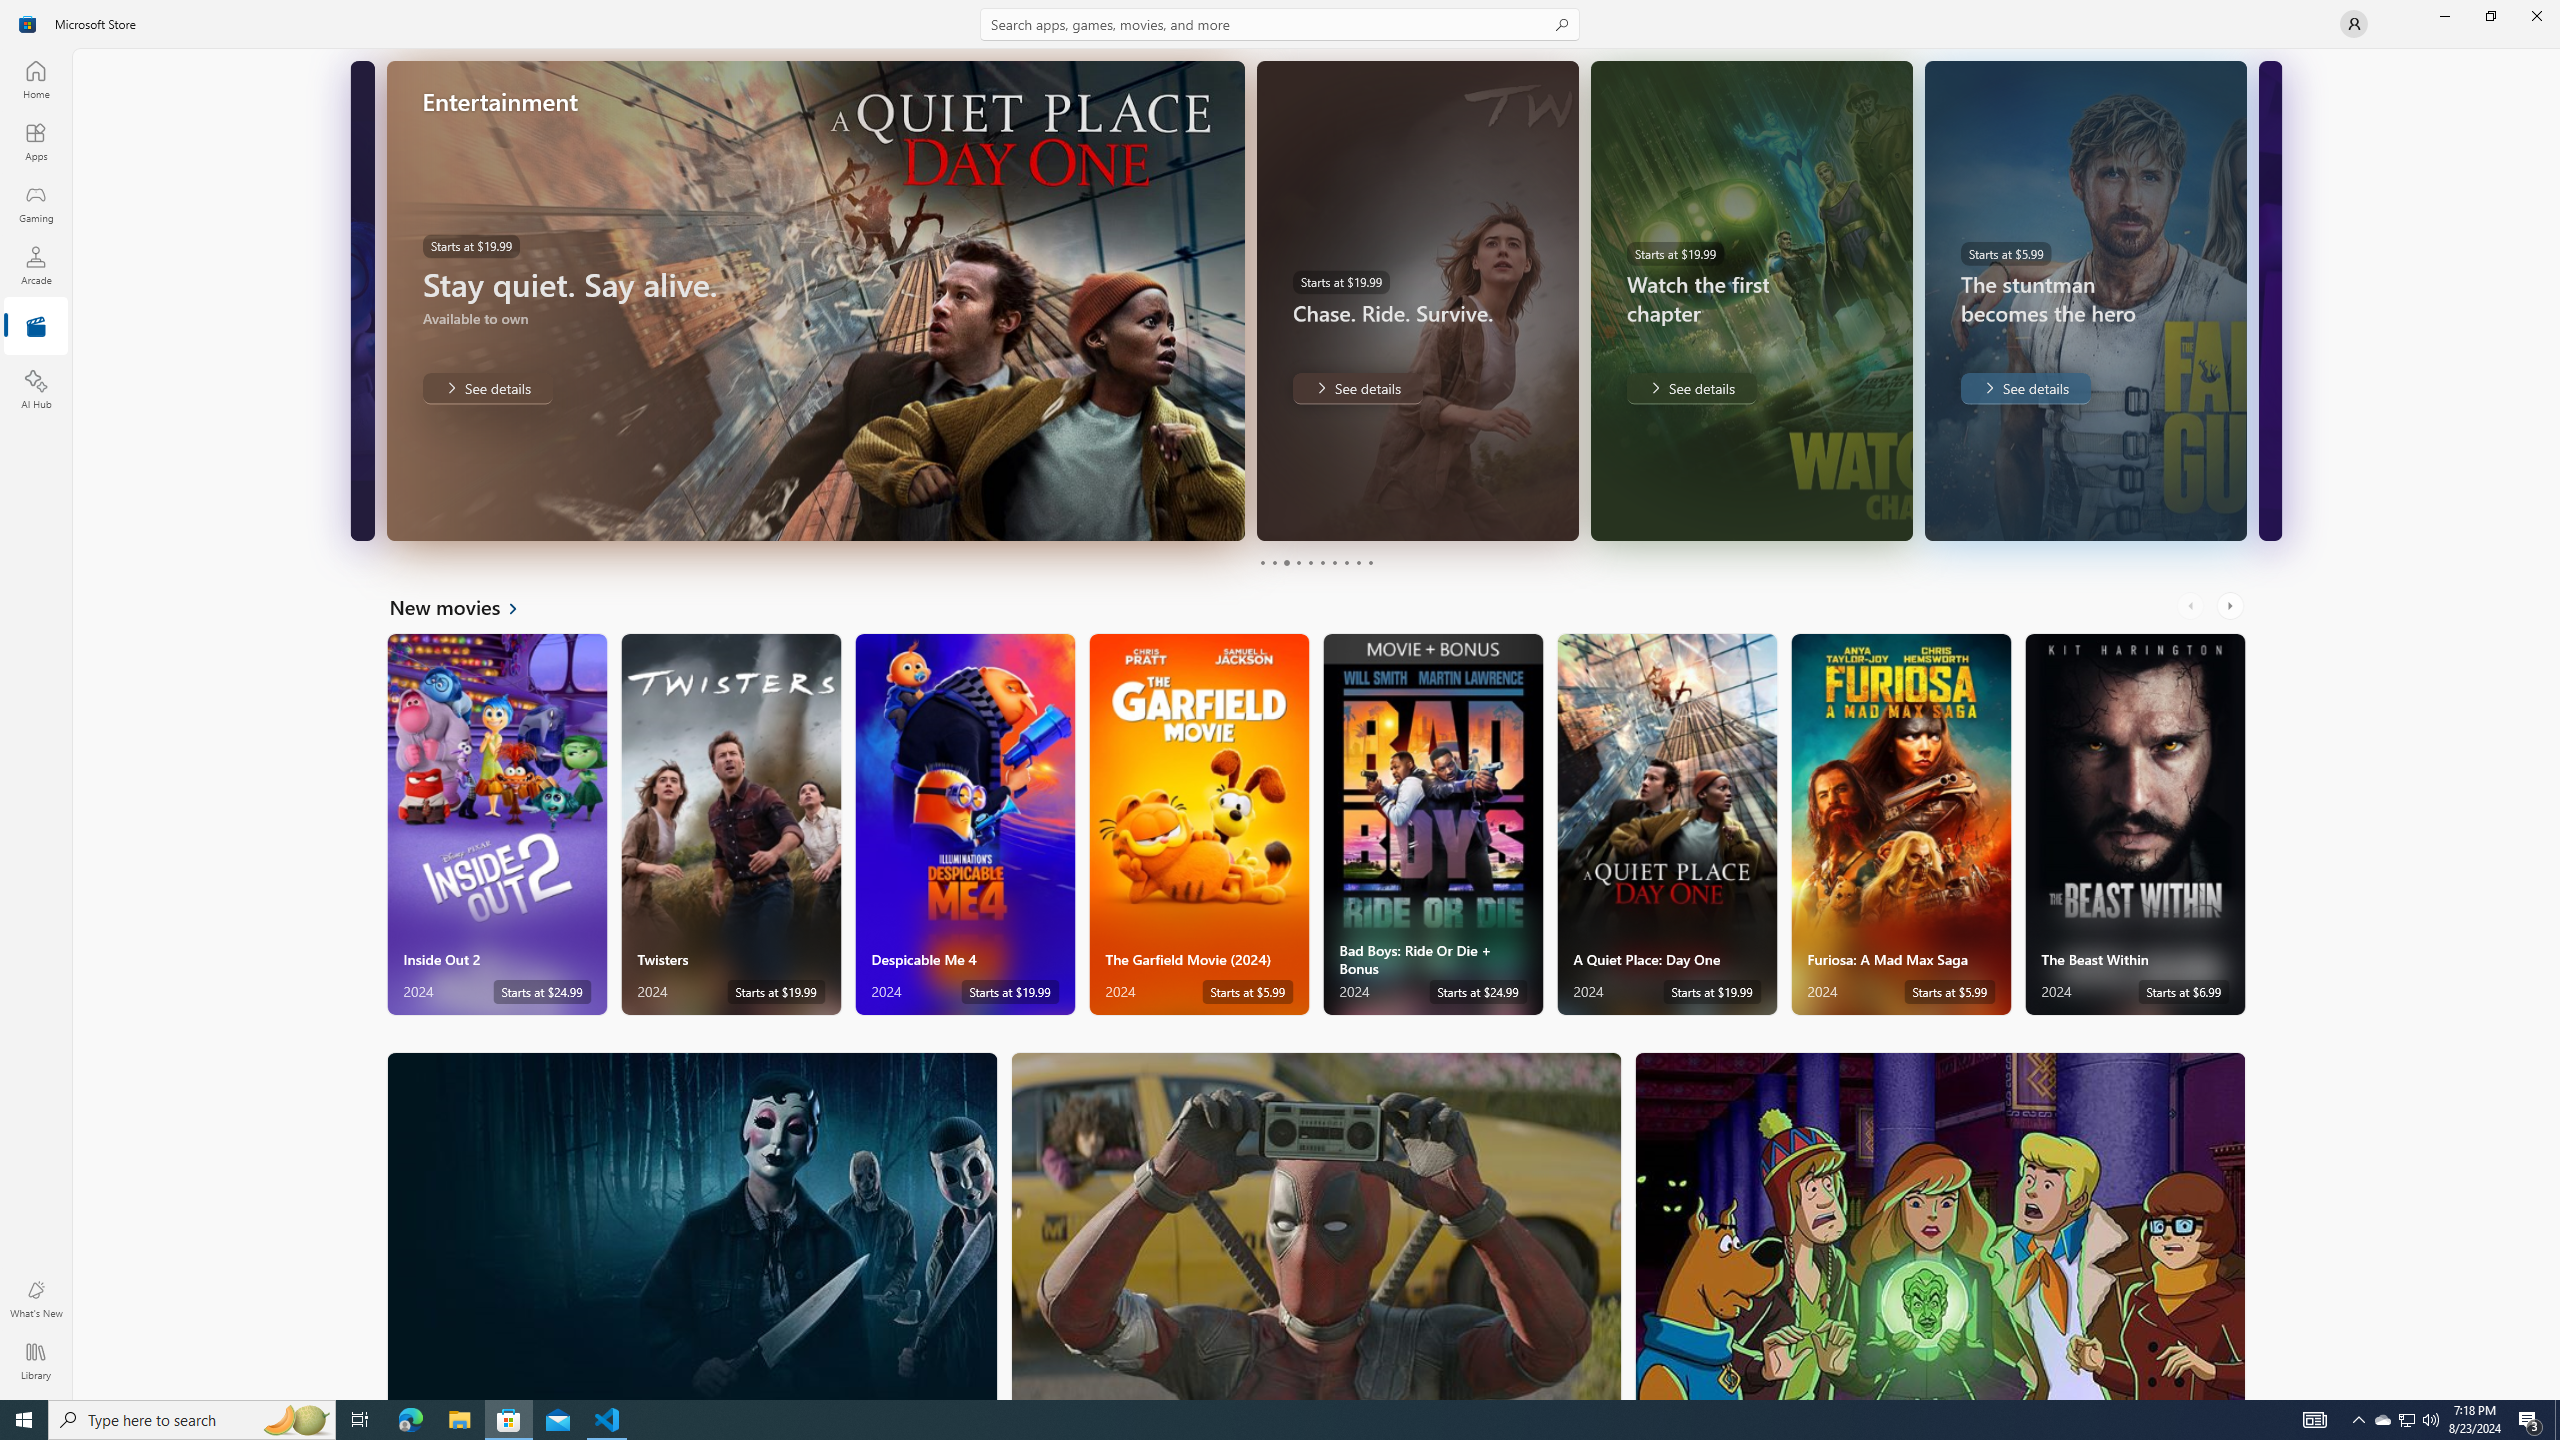 Image resolution: width=2560 pixels, height=1440 pixels. What do you see at coordinates (1321, 562) in the screenshot?
I see `'Page 6'` at bounding box center [1321, 562].